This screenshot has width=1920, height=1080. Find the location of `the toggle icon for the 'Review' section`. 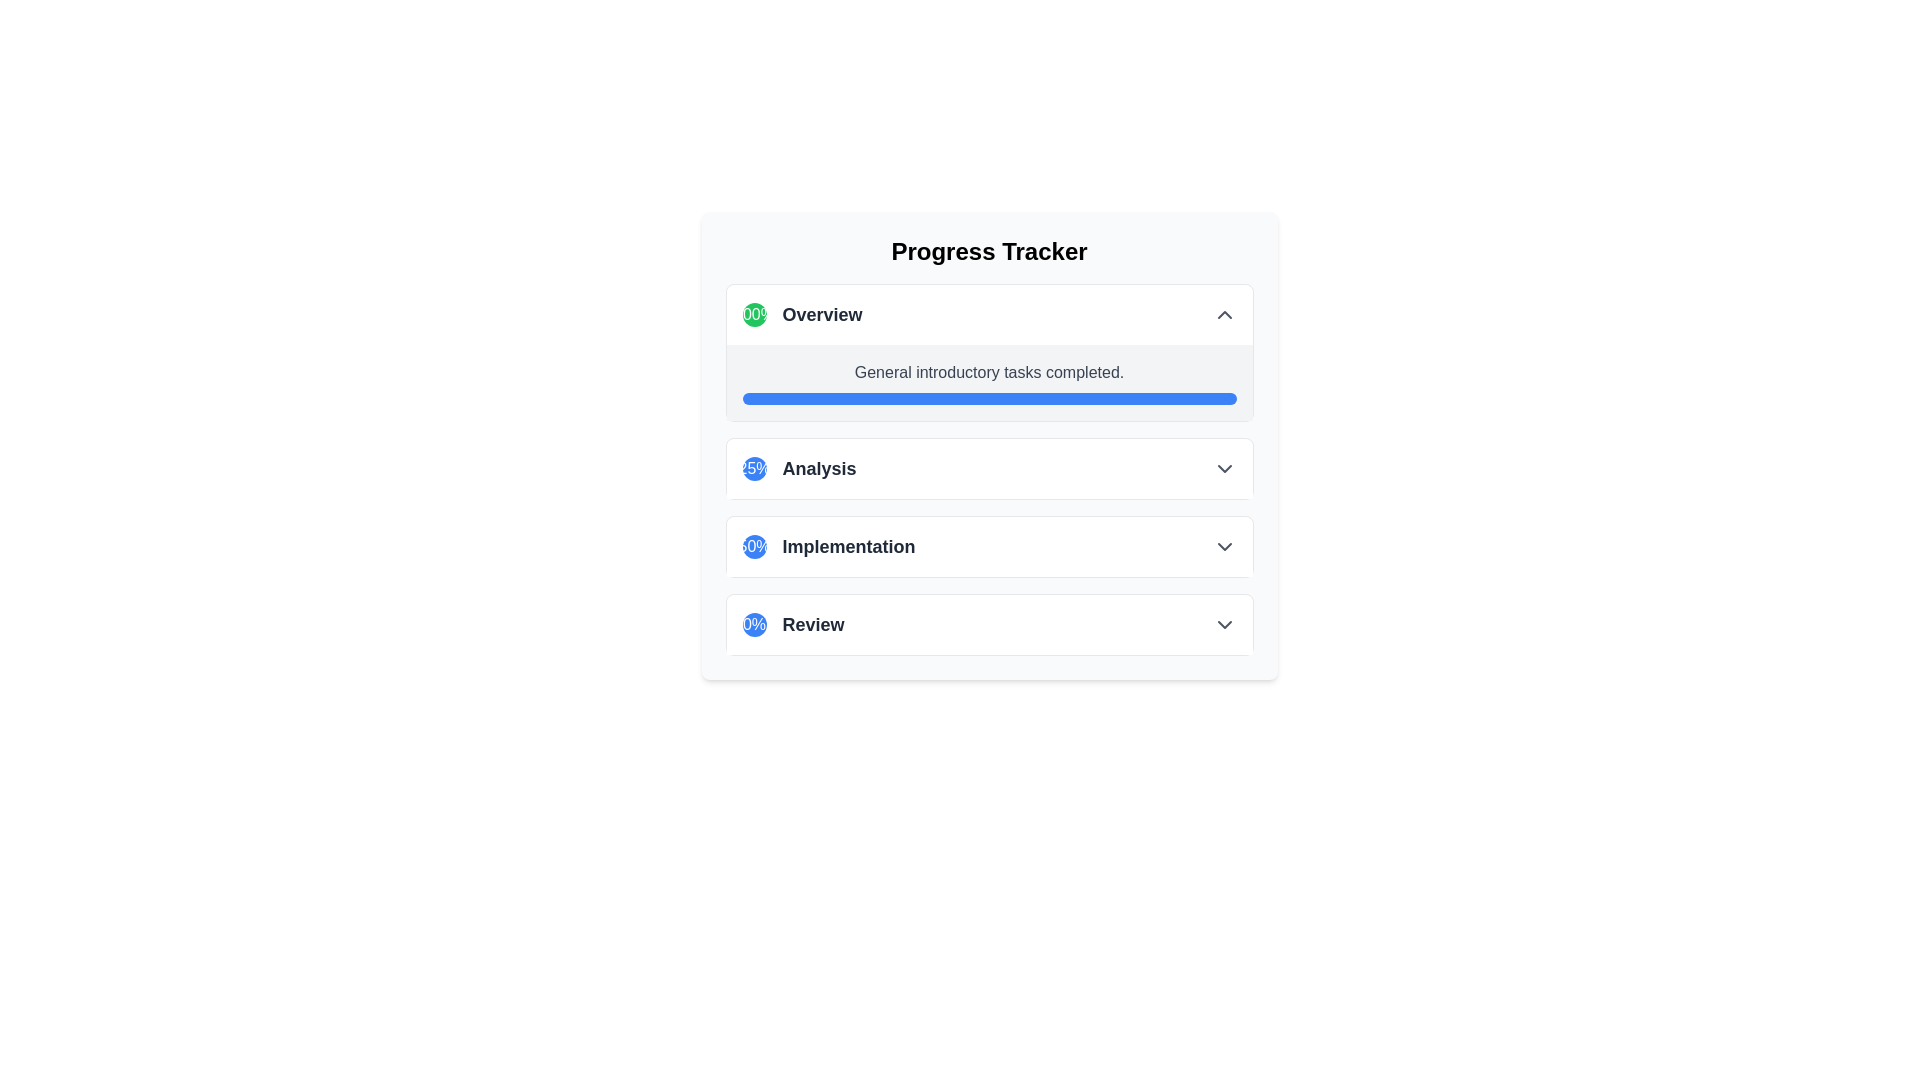

the toggle icon for the 'Review' section is located at coordinates (1223, 623).